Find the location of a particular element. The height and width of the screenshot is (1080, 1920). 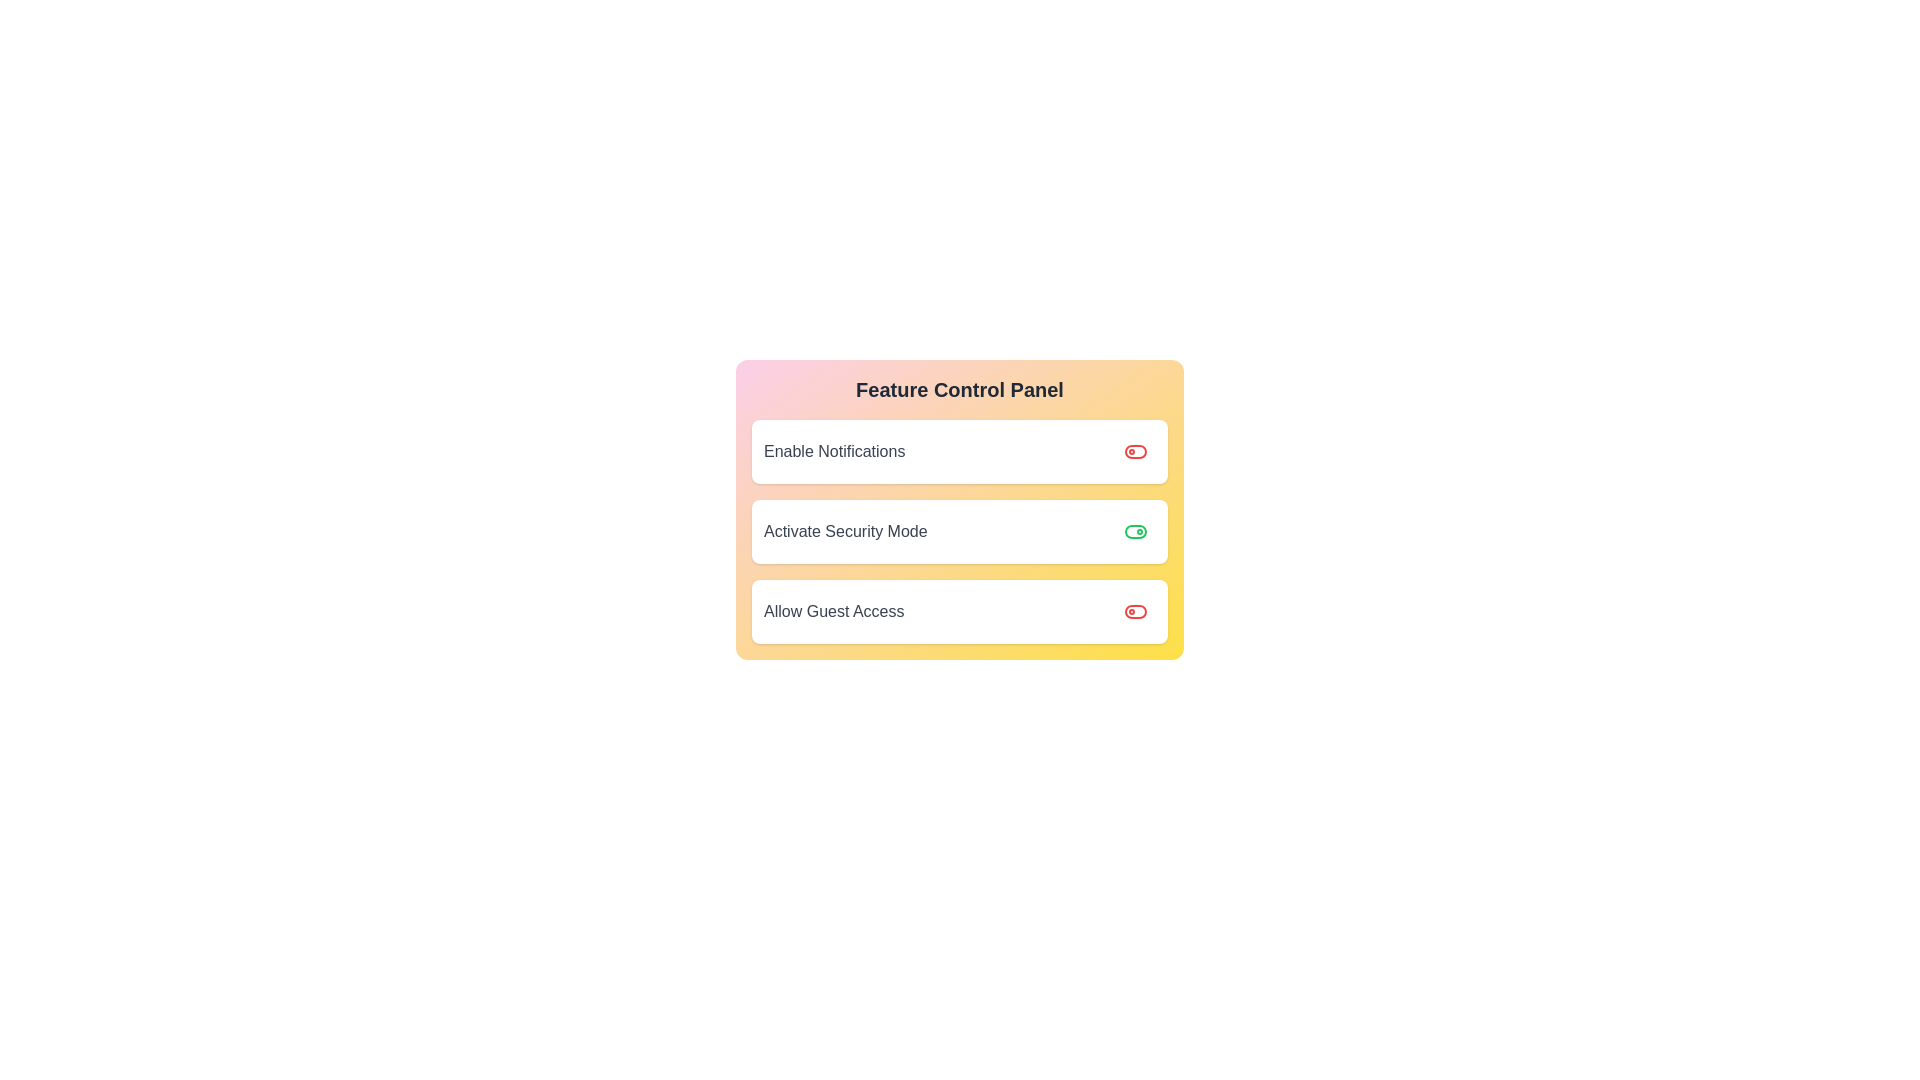

the toggle switch icon resembling a left toggle, styled in red to denote an inactive state, located next to 'Enable Notifications' in the 'Feature Control Panel' is located at coordinates (1136, 611).